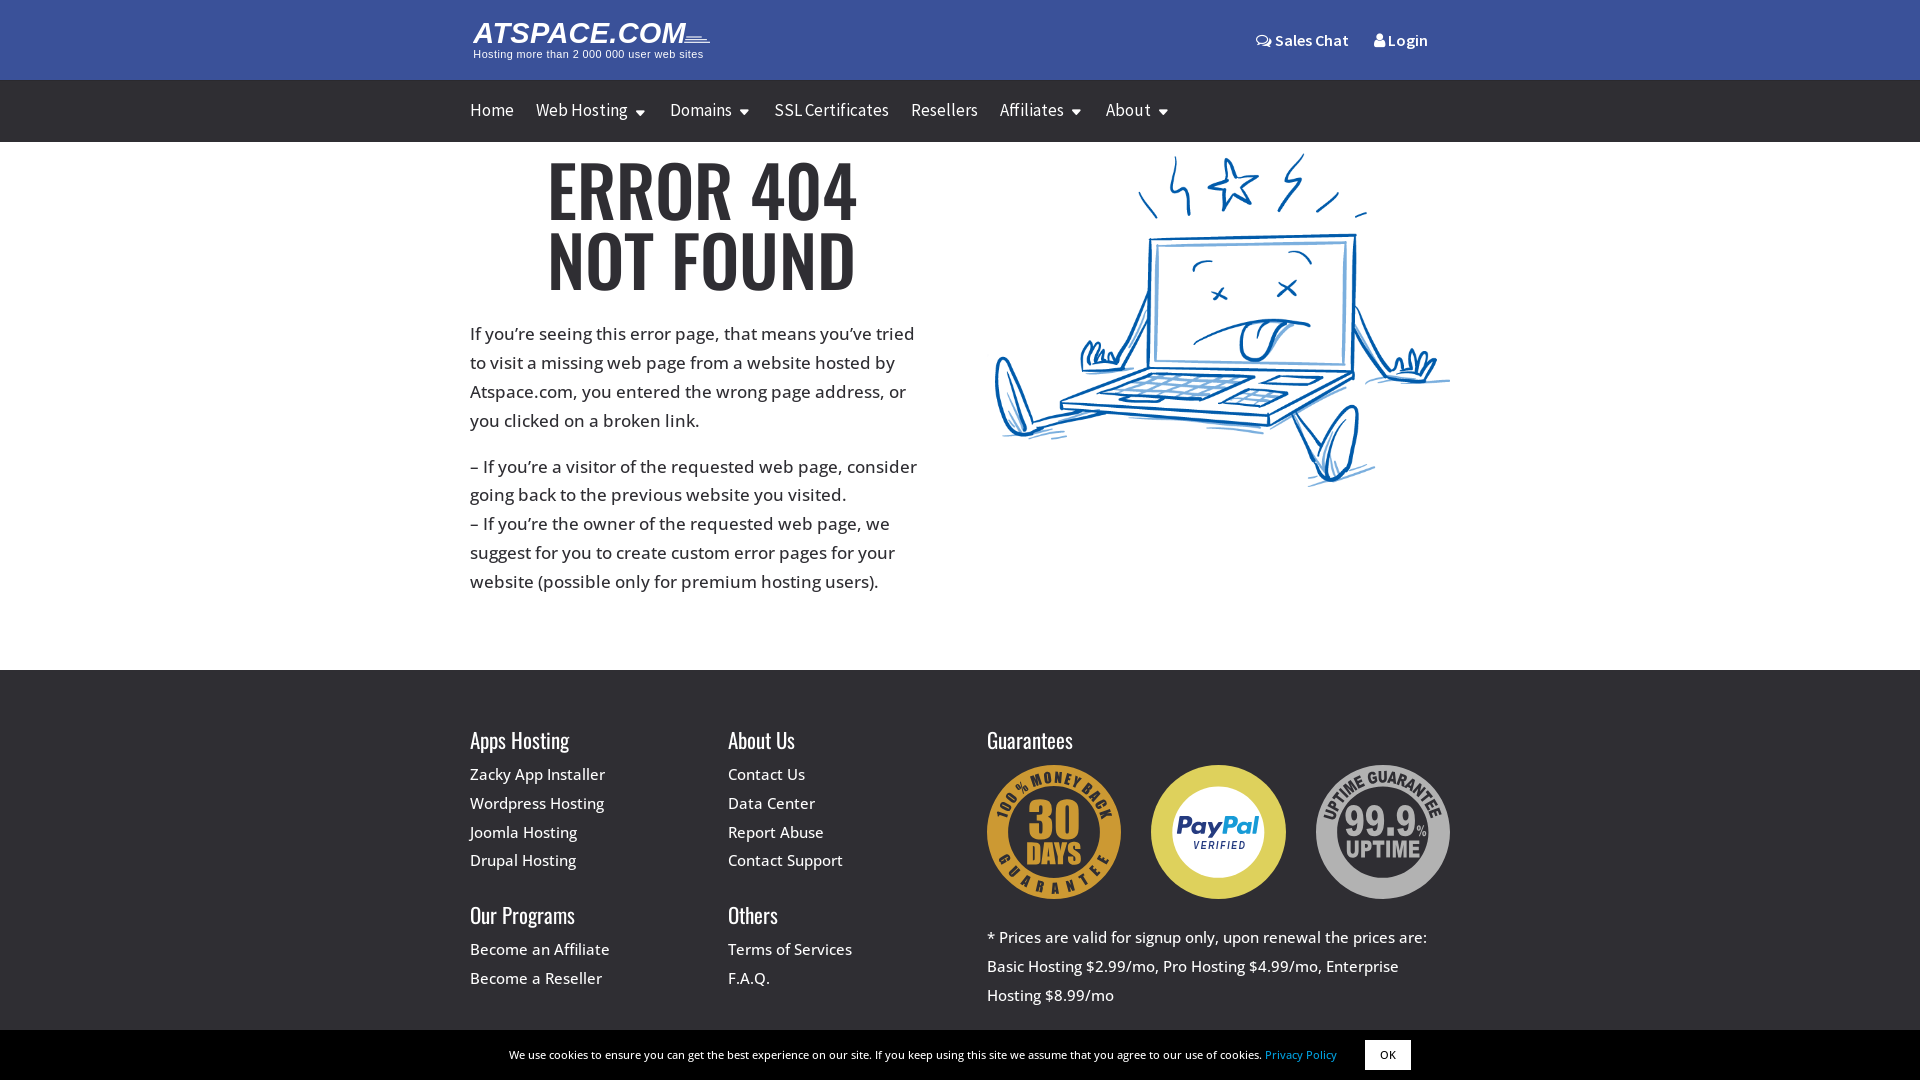  I want to click on 'Login', so click(1400, 55).